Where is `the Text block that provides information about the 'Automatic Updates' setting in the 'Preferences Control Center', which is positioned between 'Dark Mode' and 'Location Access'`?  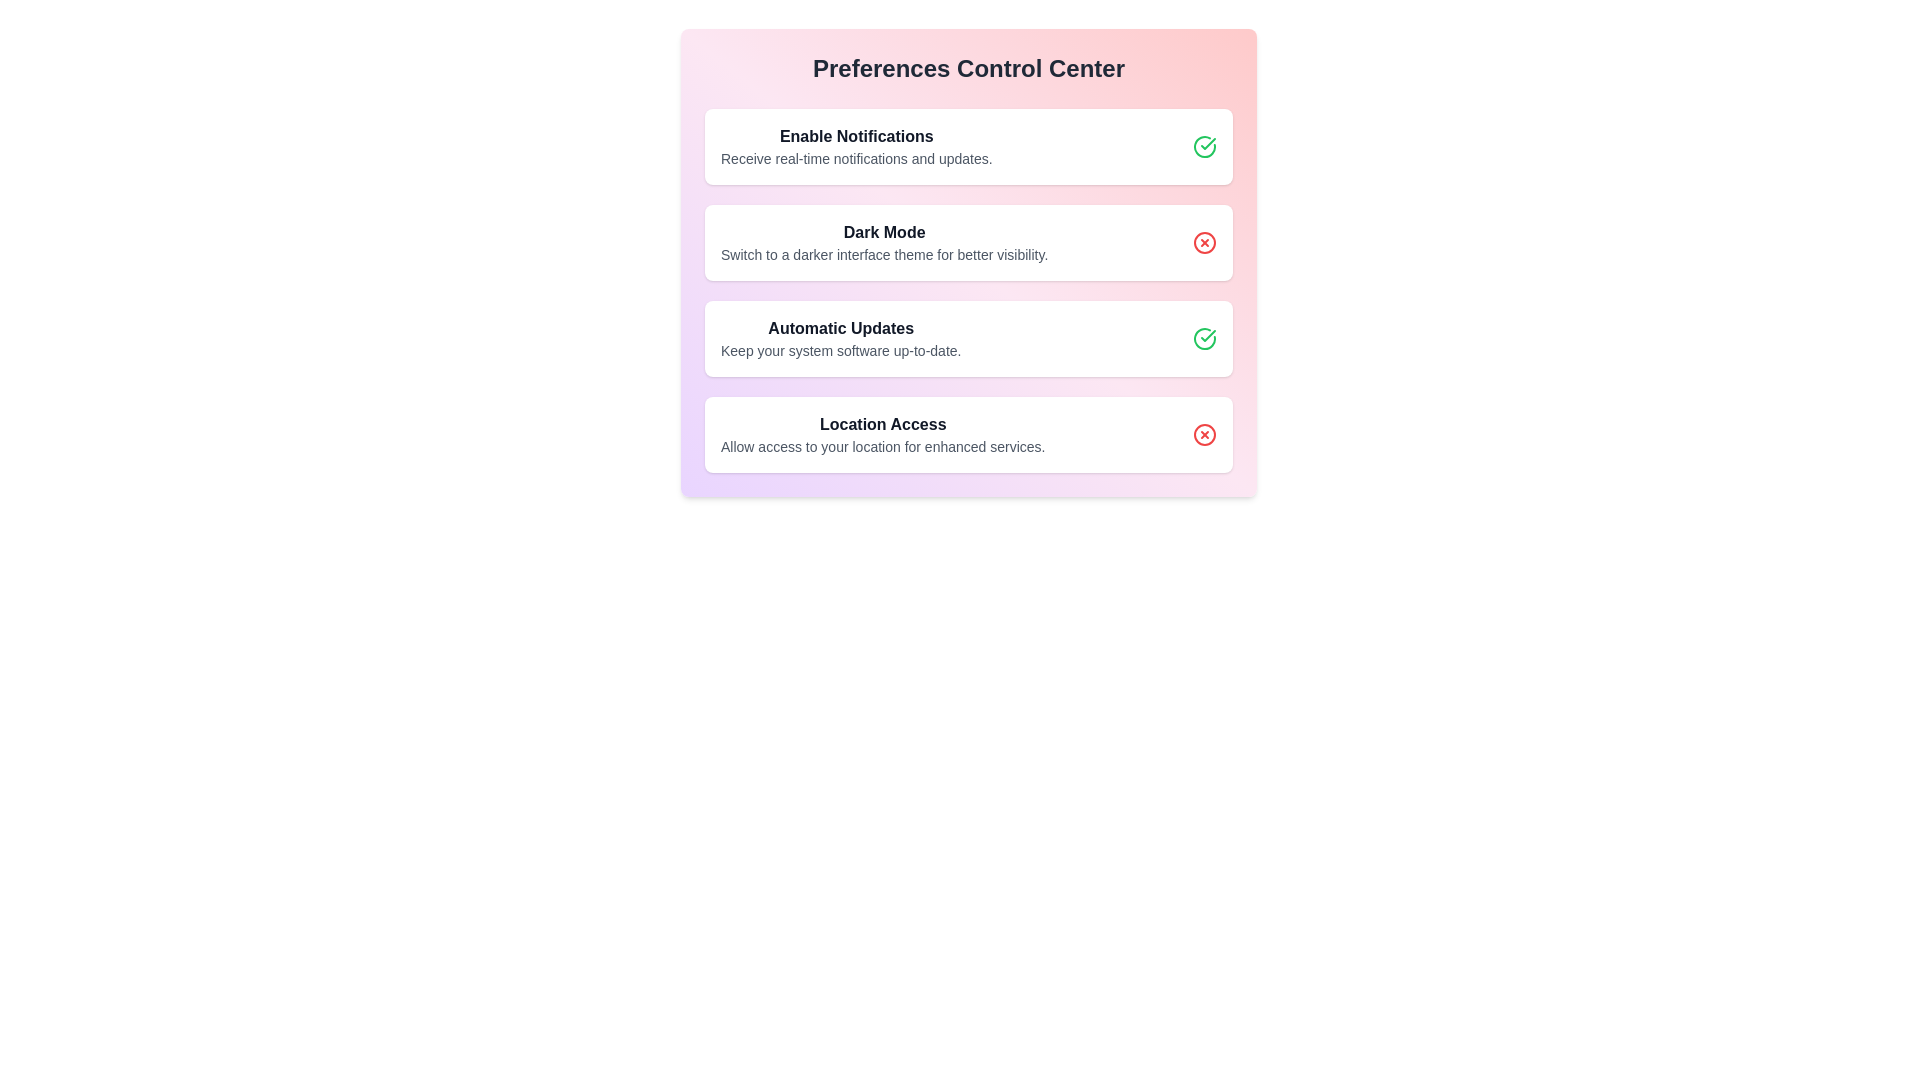 the Text block that provides information about the 'Automatic Updates' setting in the 'Preferences Control Center', which is positioned between 'Dark Mode' and 'Location Access' is located at coordinates (841, 338).